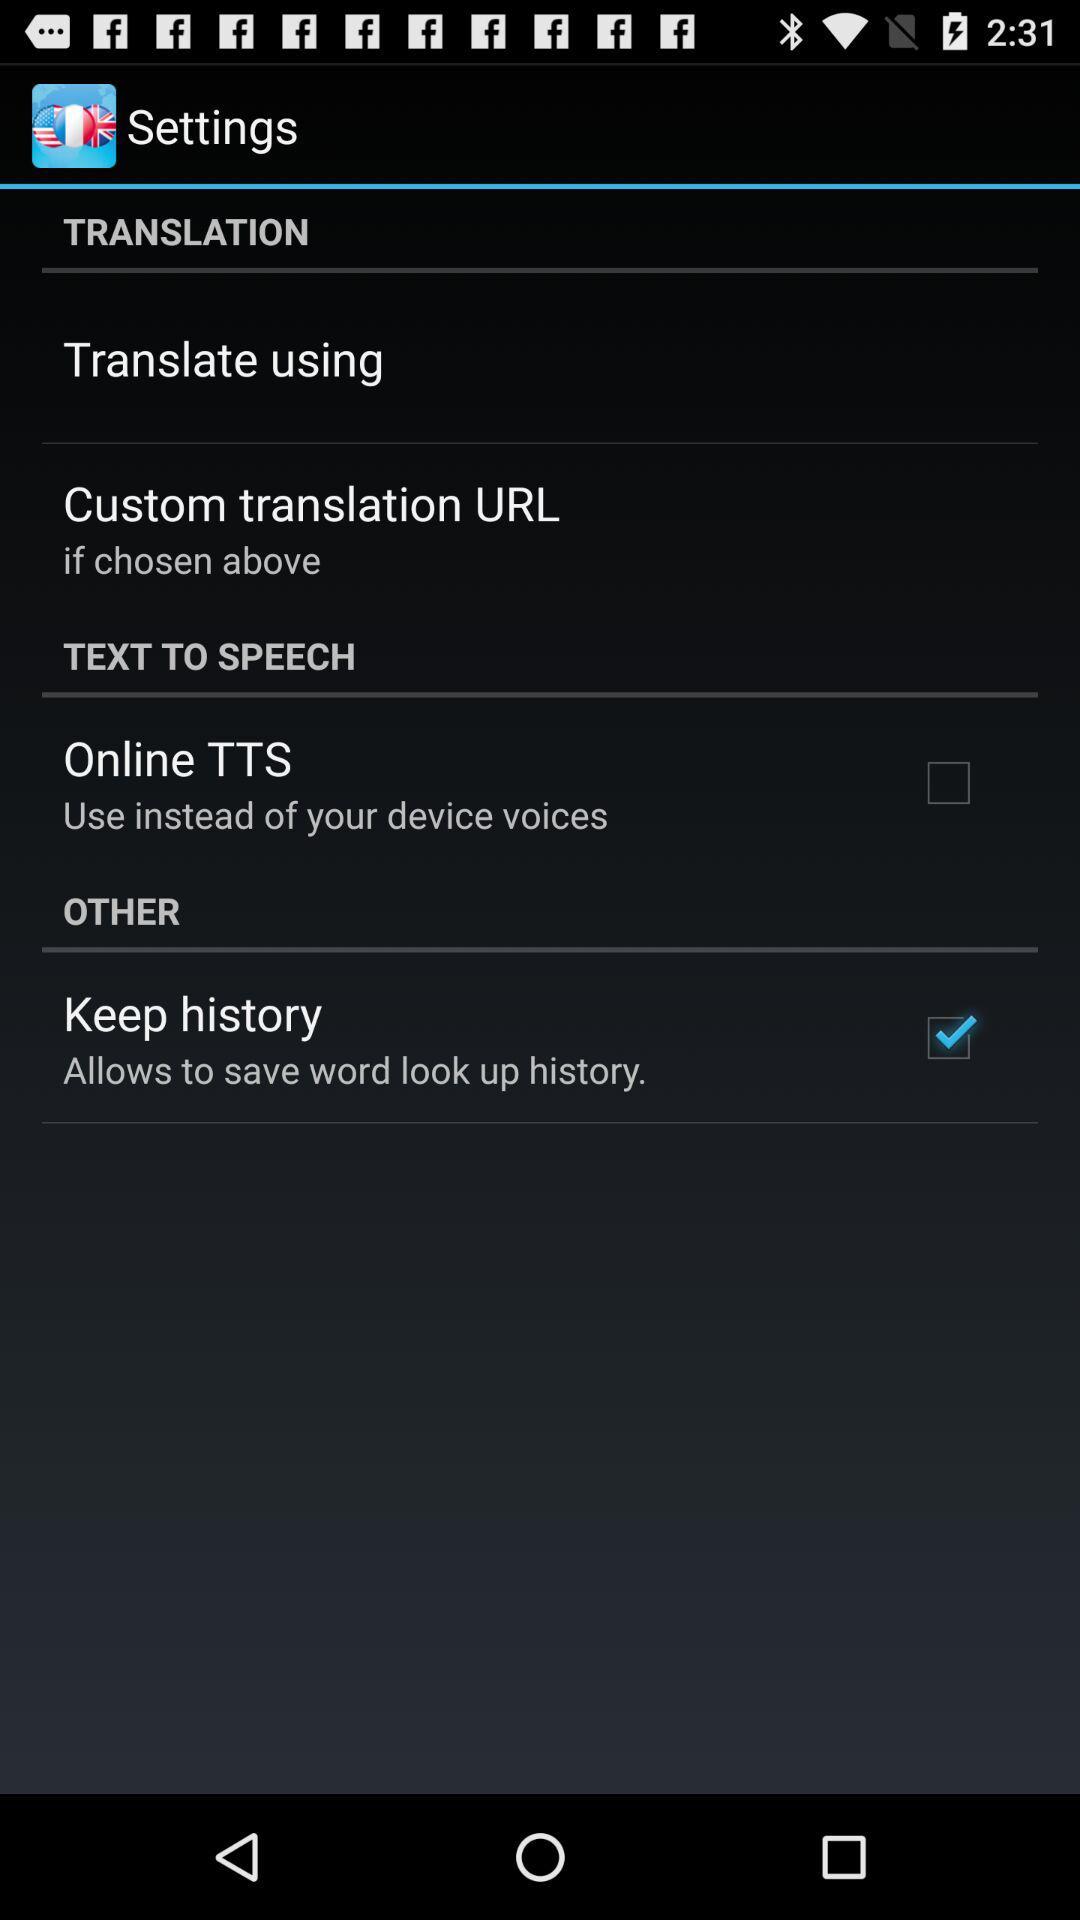 This screenshot has height=1920, width=1080. Describe the element at coordinates (311, 502) in the screenshot. I see `custom translation url` at that location.